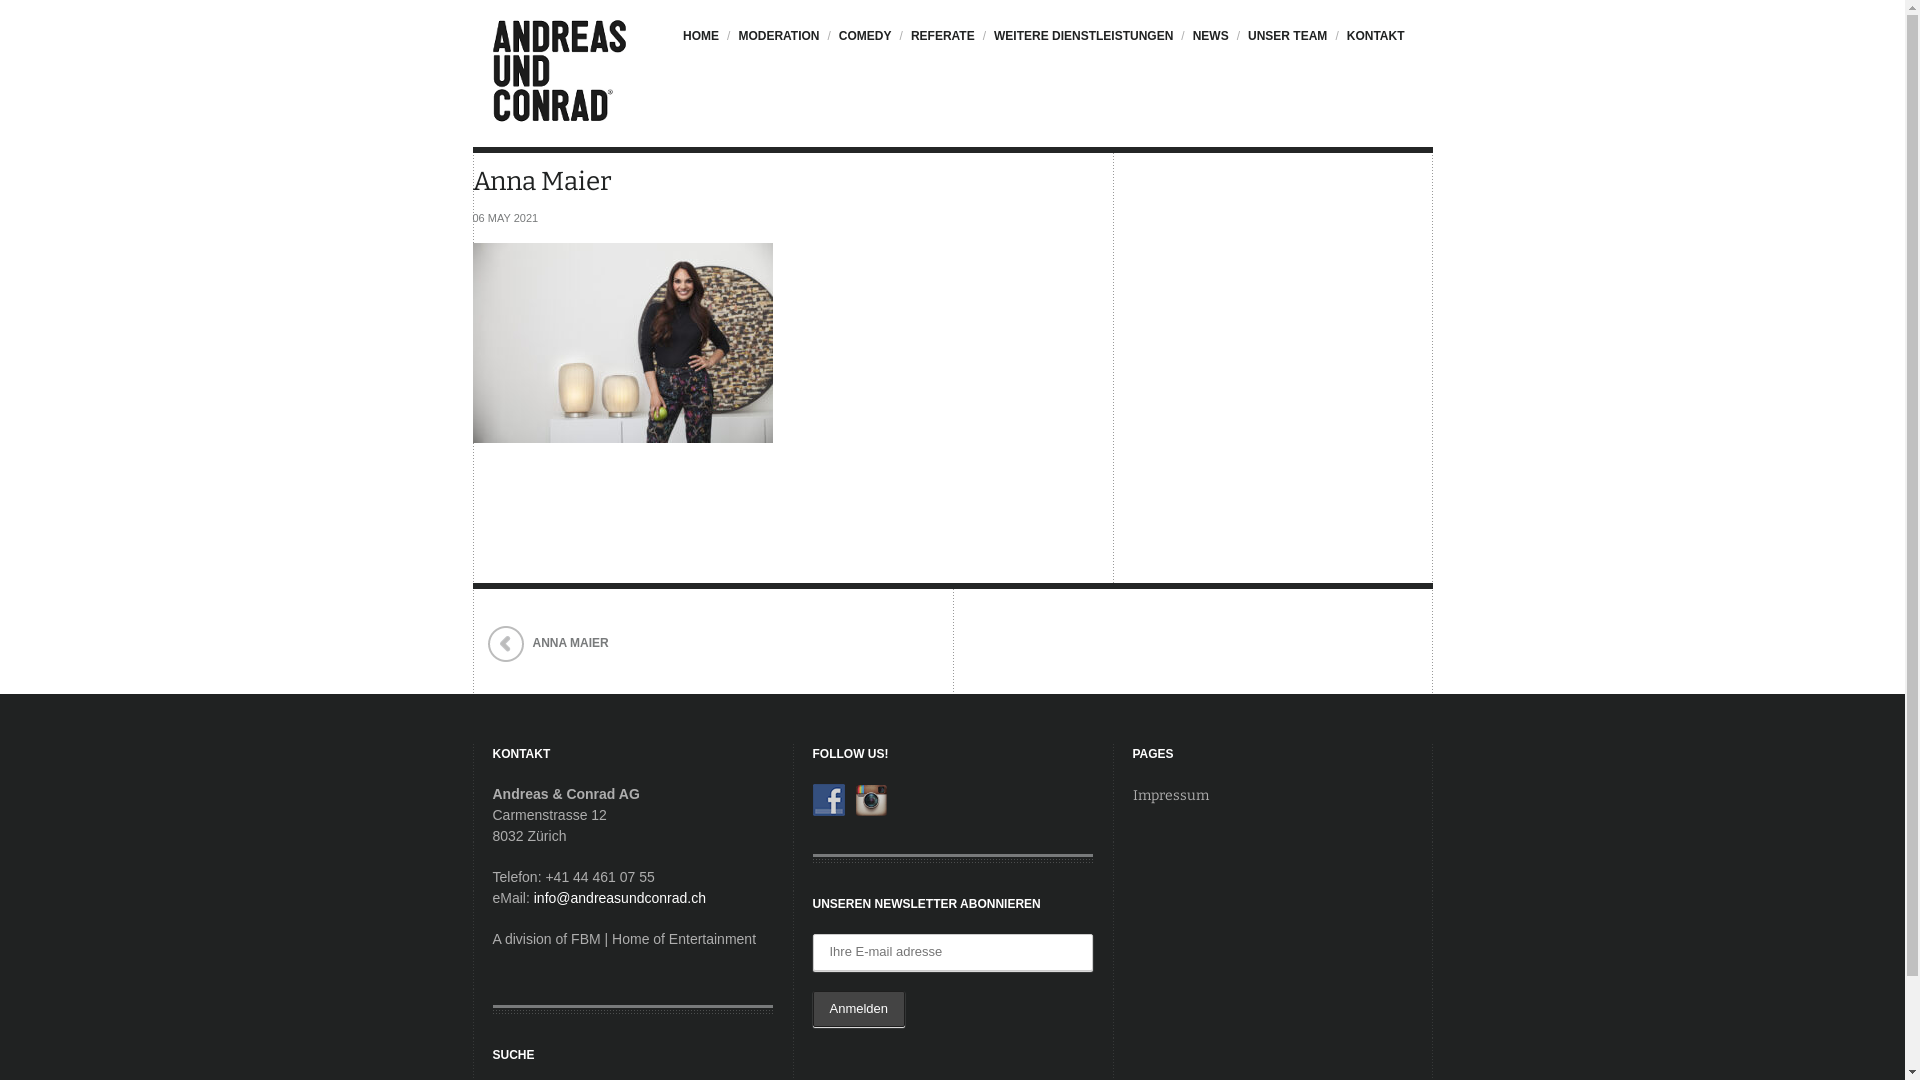  Describe the element at coordinates (940, 45) in the screenshot. I see `'REFERATE'` at that location.